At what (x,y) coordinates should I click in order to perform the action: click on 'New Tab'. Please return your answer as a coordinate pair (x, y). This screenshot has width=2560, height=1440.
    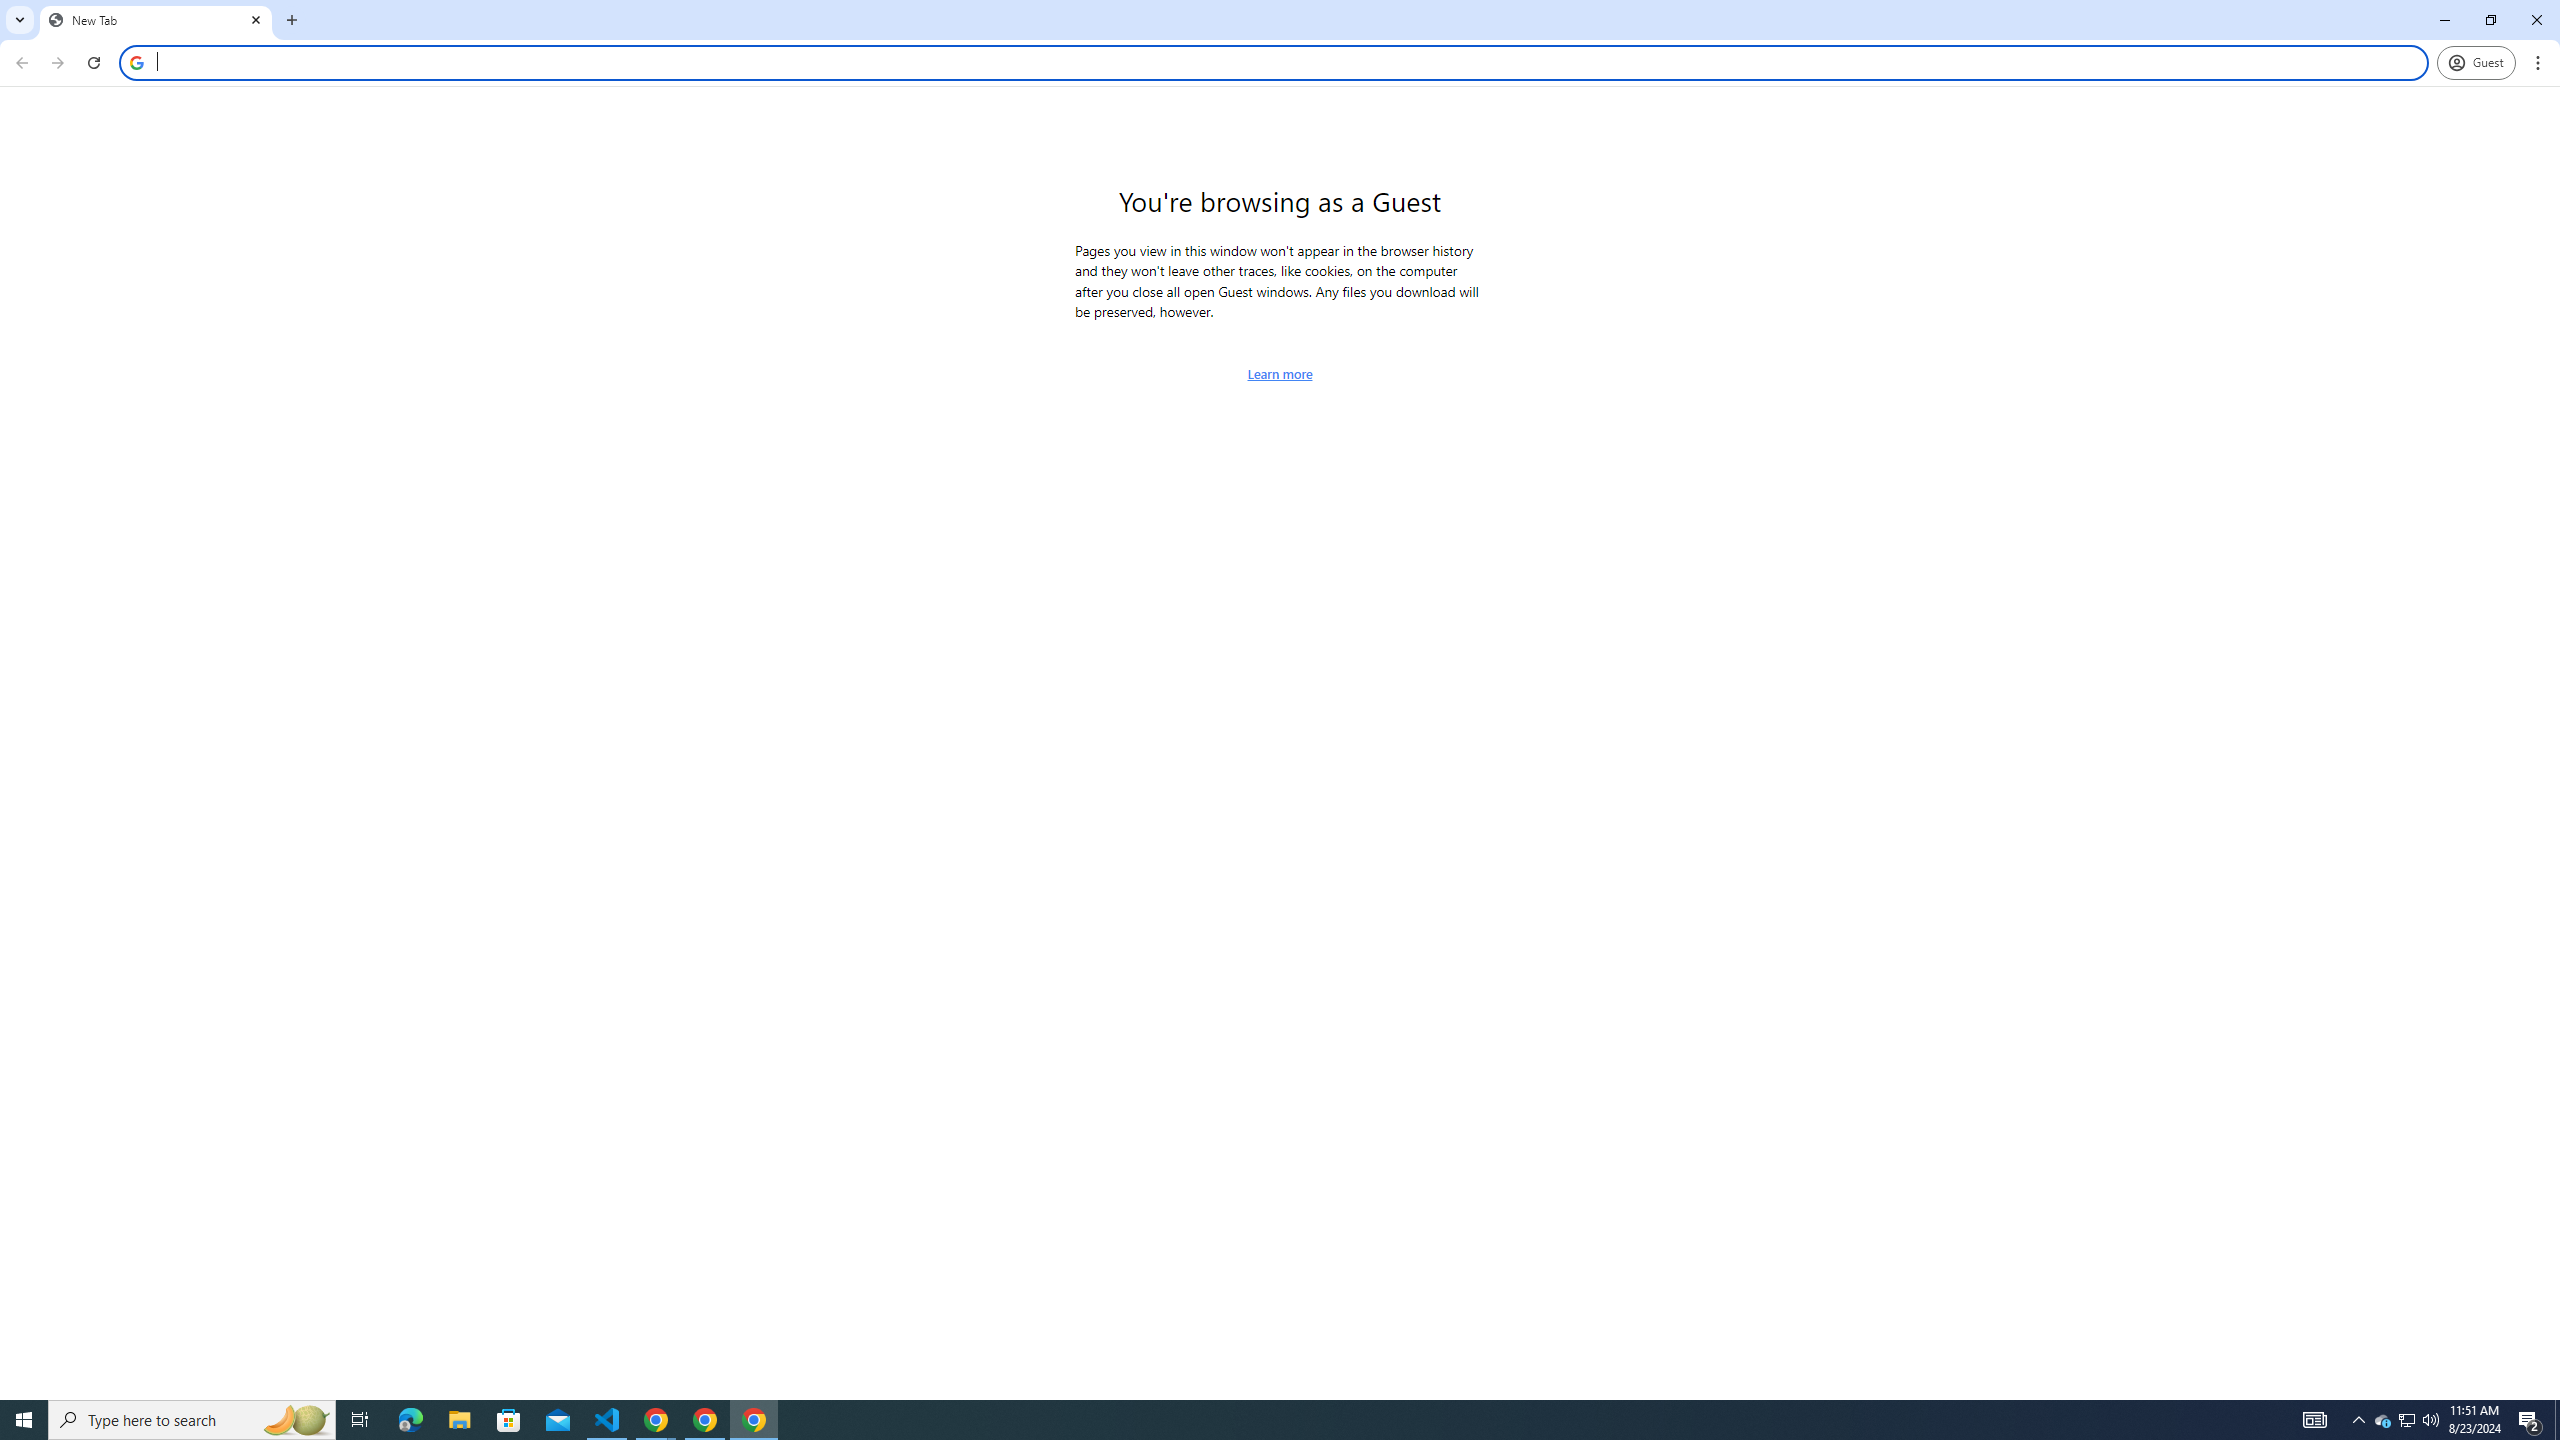
    Looking at the image, I should click on (155, 19).